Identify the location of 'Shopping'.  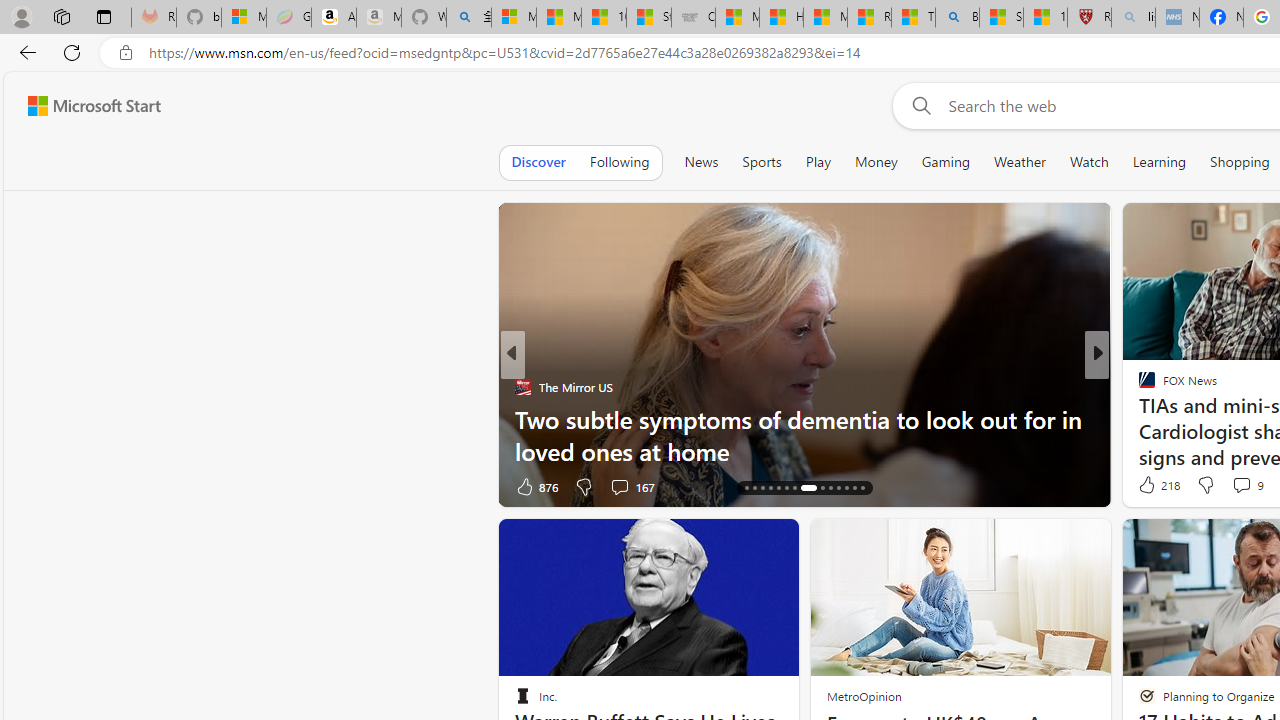
(1239, 161).